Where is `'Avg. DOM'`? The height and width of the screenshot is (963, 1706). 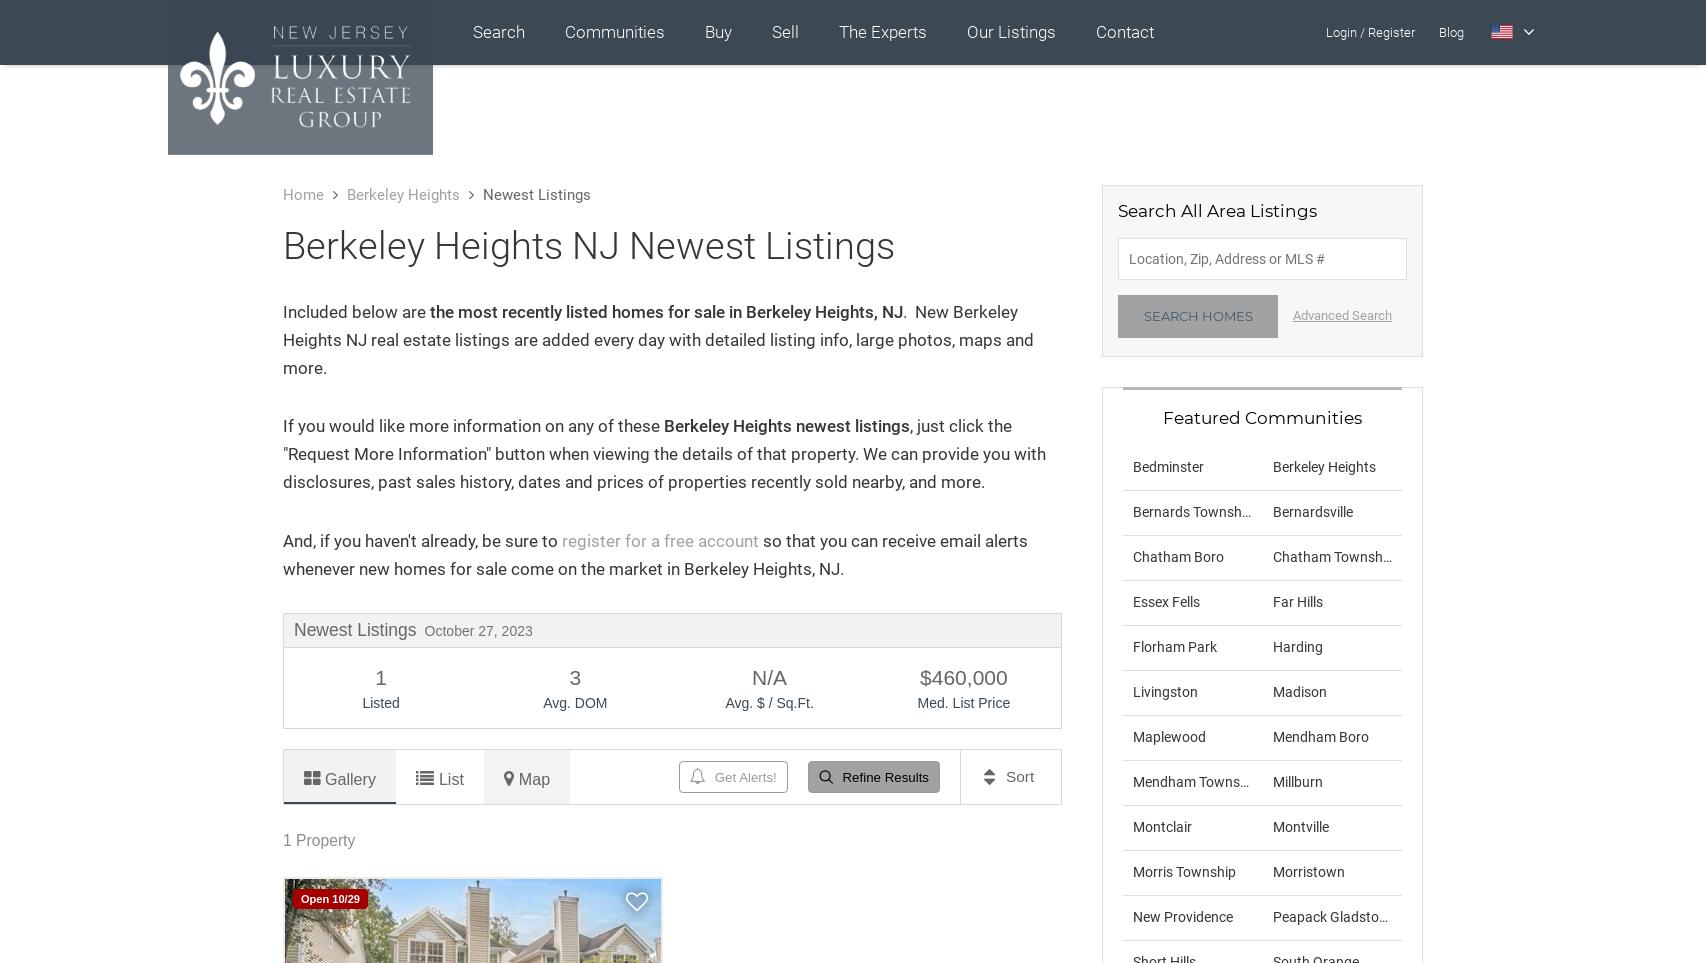
'Avg. DOM' is located at coordinates (573, 701).